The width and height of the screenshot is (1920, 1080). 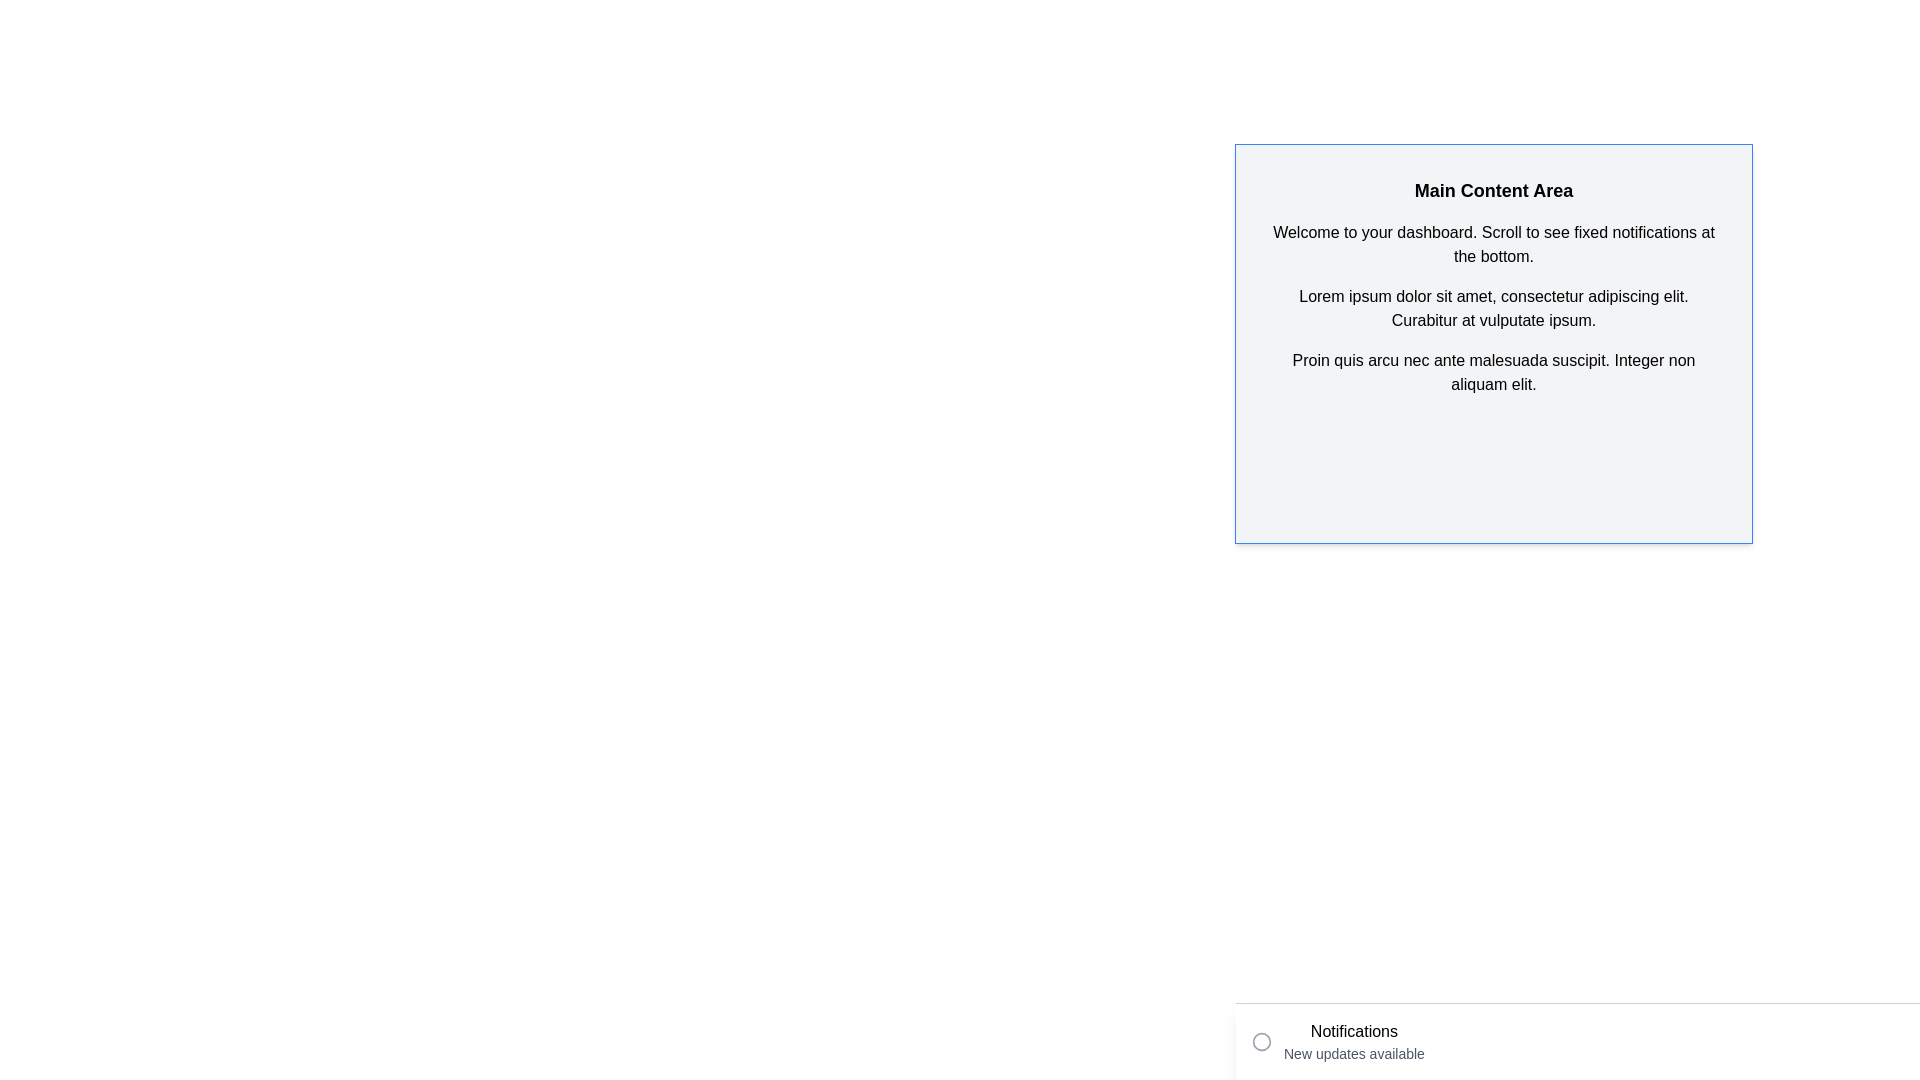 What do you see at coordinates (1338, 1040) in the screenshot?
I see `the Notification Display Component that contains the title 'Notifications' and the subtitle 'New updates available' with a gray circular icon on the left` at bounding box center [1338, 1040].